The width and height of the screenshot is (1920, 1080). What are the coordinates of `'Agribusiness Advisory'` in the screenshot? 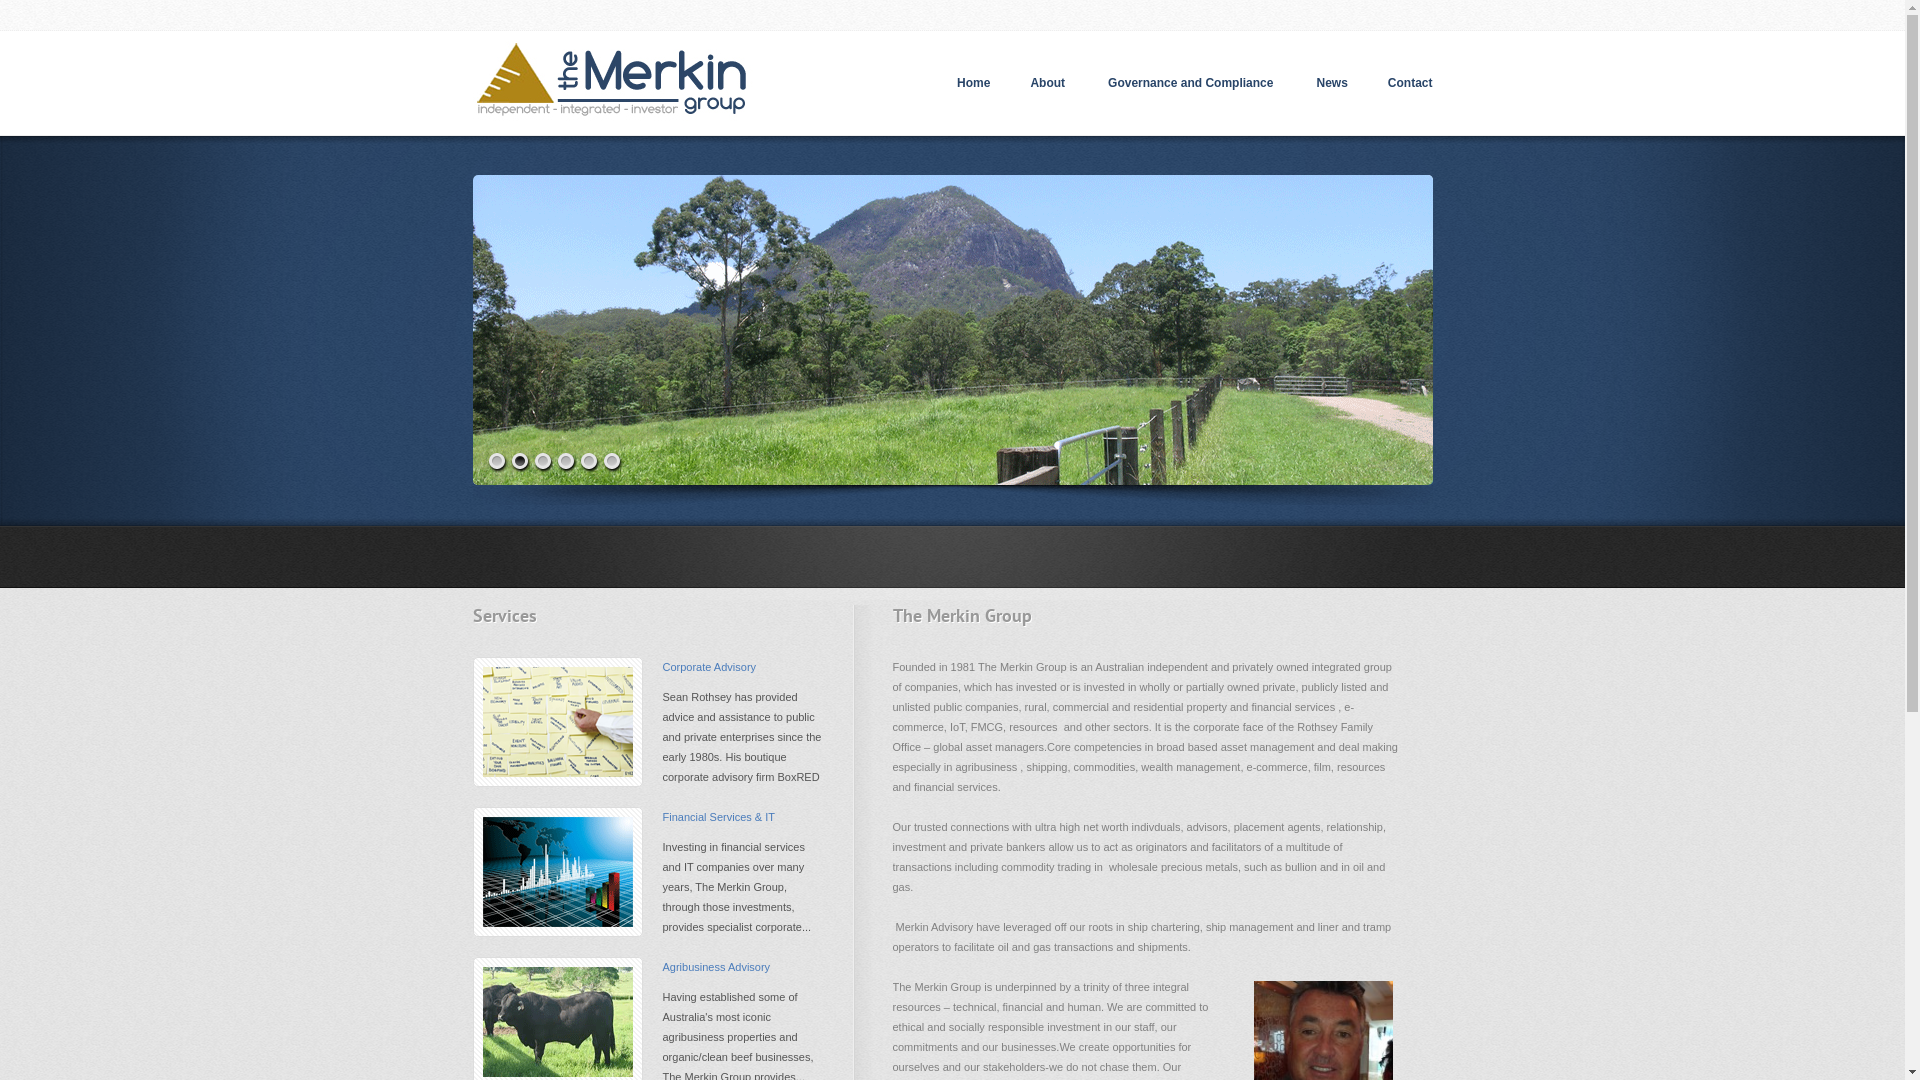 It's located at (715, 966).